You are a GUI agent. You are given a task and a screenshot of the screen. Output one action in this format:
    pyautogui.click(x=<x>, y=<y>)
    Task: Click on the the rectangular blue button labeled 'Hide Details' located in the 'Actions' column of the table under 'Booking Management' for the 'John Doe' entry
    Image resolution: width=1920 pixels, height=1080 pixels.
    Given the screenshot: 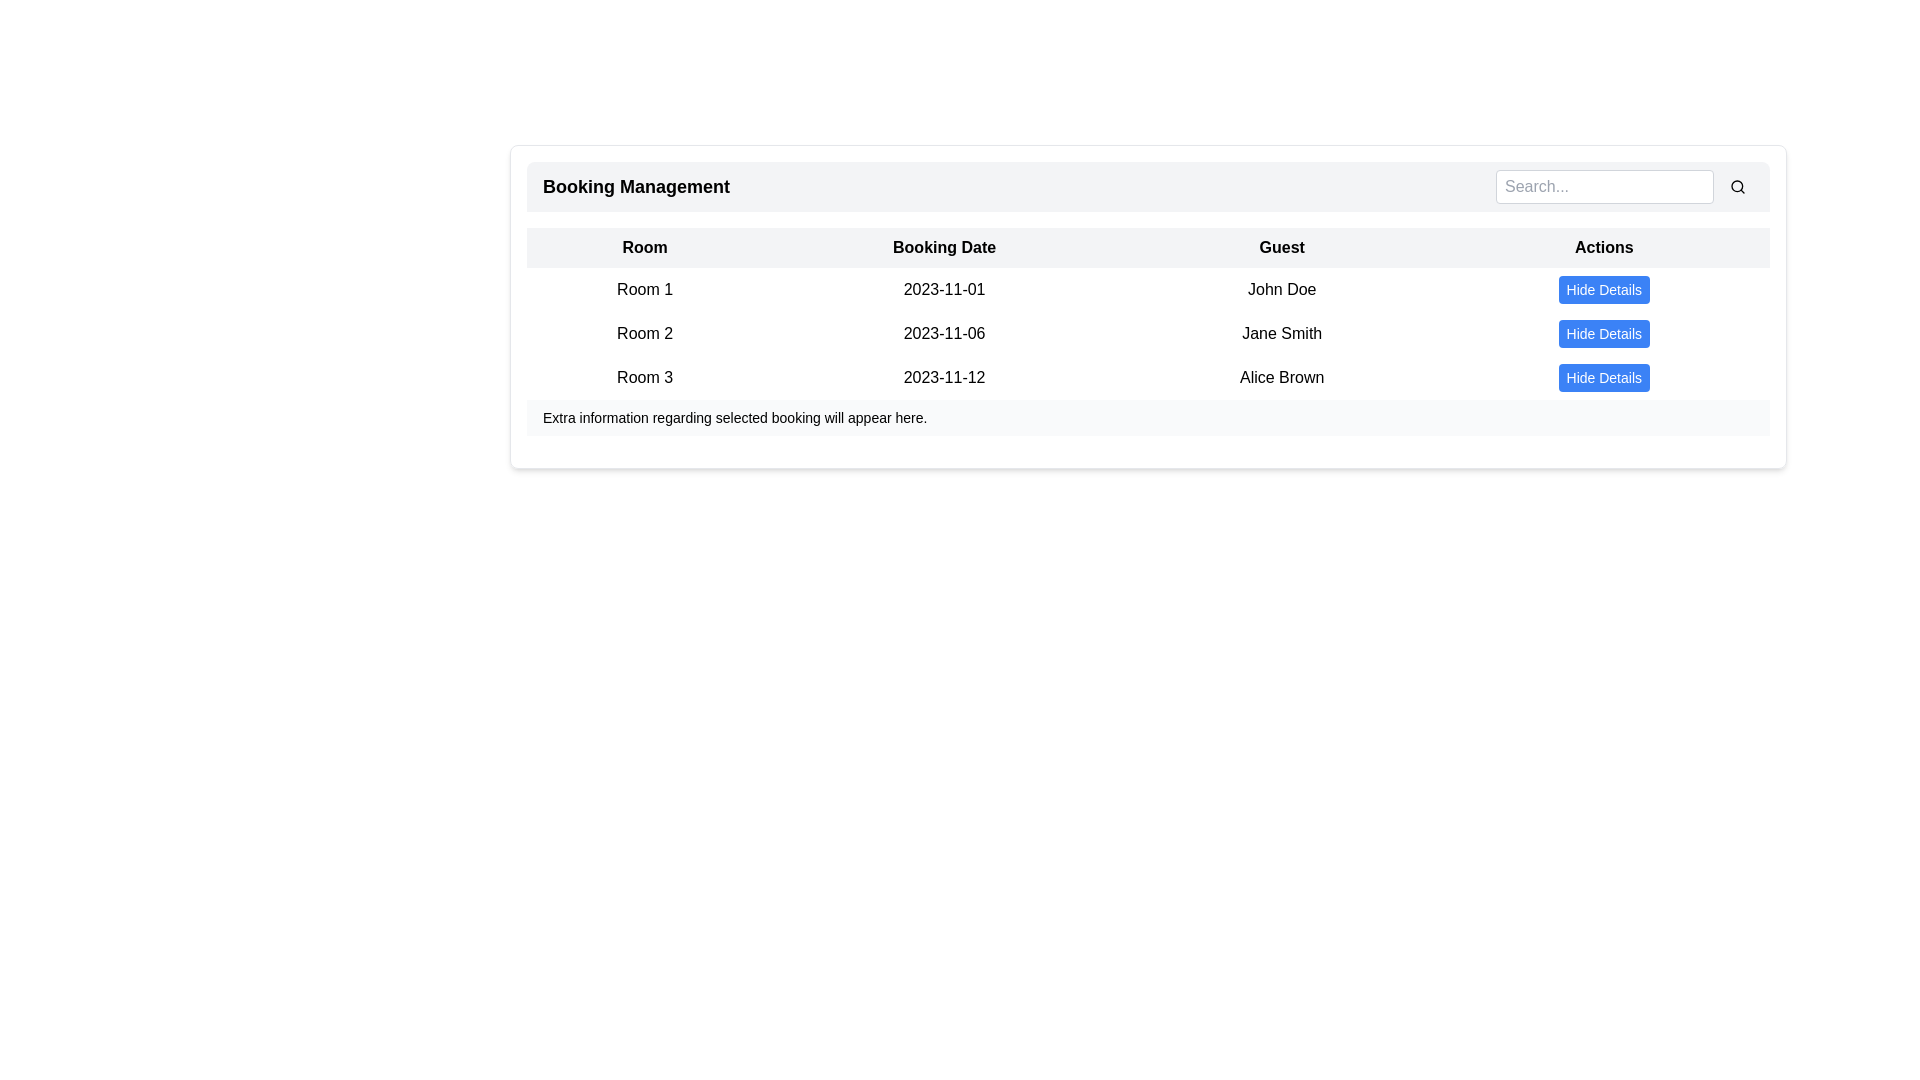 What is the action you would take?
    pyautogui.click(x=1604, y=289)
    